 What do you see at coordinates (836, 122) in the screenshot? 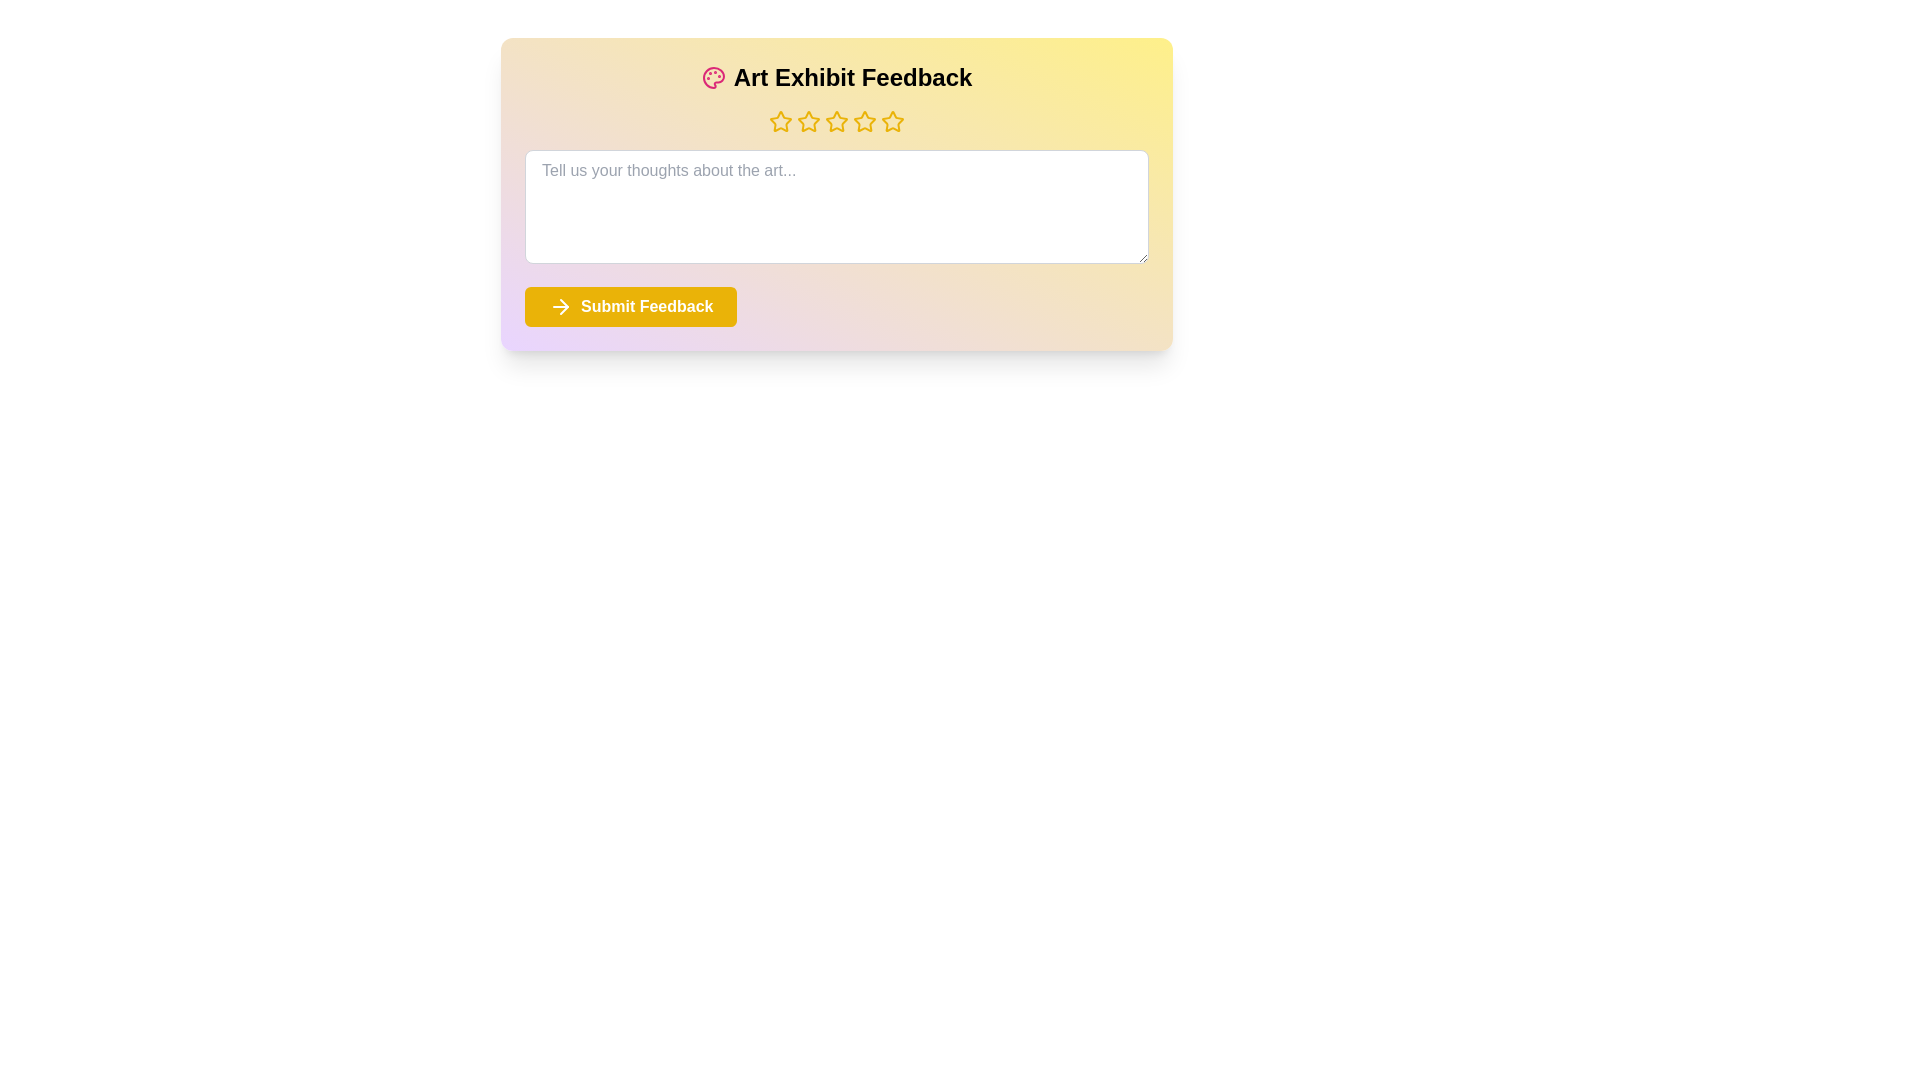
I see `the star rating to 3 stars by clicking on the corresponding star` at bounding box center [836, 122].